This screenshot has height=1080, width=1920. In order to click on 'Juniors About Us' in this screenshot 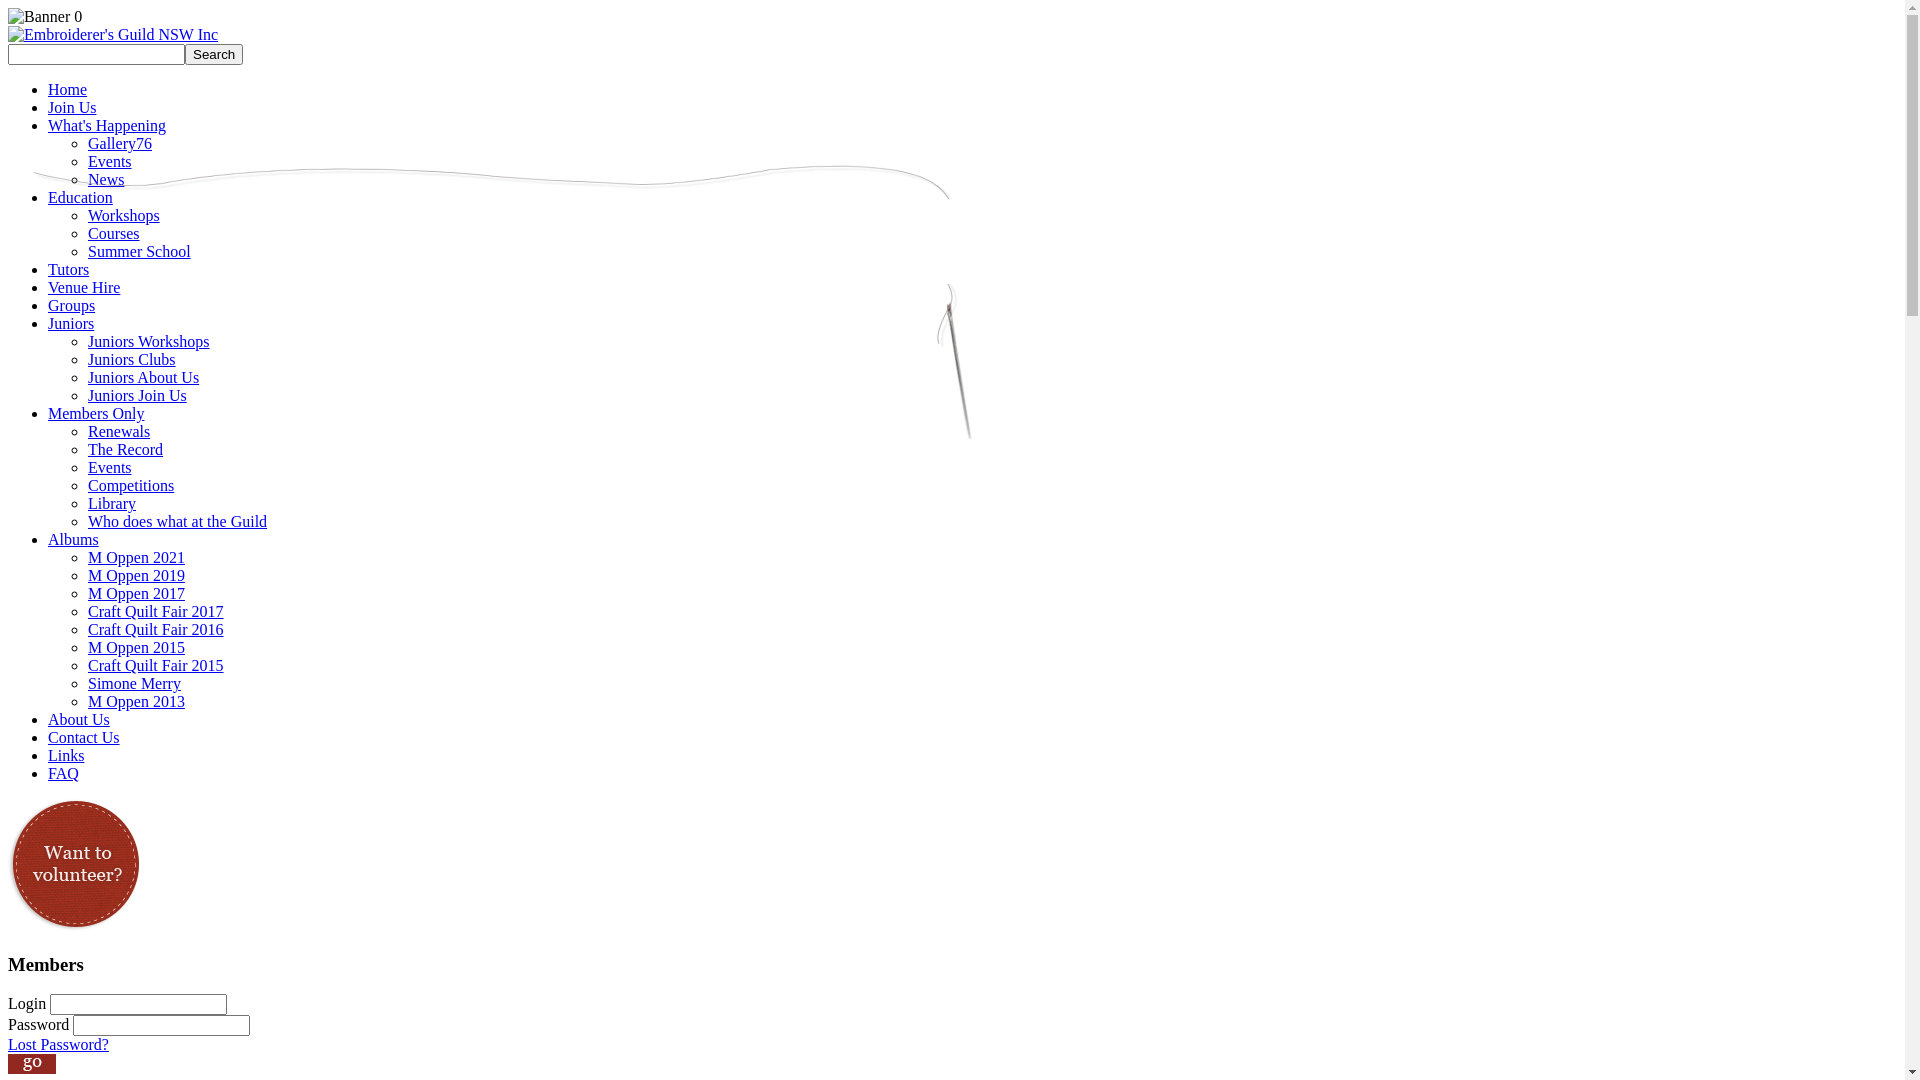, I will do `click(142, 377)`.